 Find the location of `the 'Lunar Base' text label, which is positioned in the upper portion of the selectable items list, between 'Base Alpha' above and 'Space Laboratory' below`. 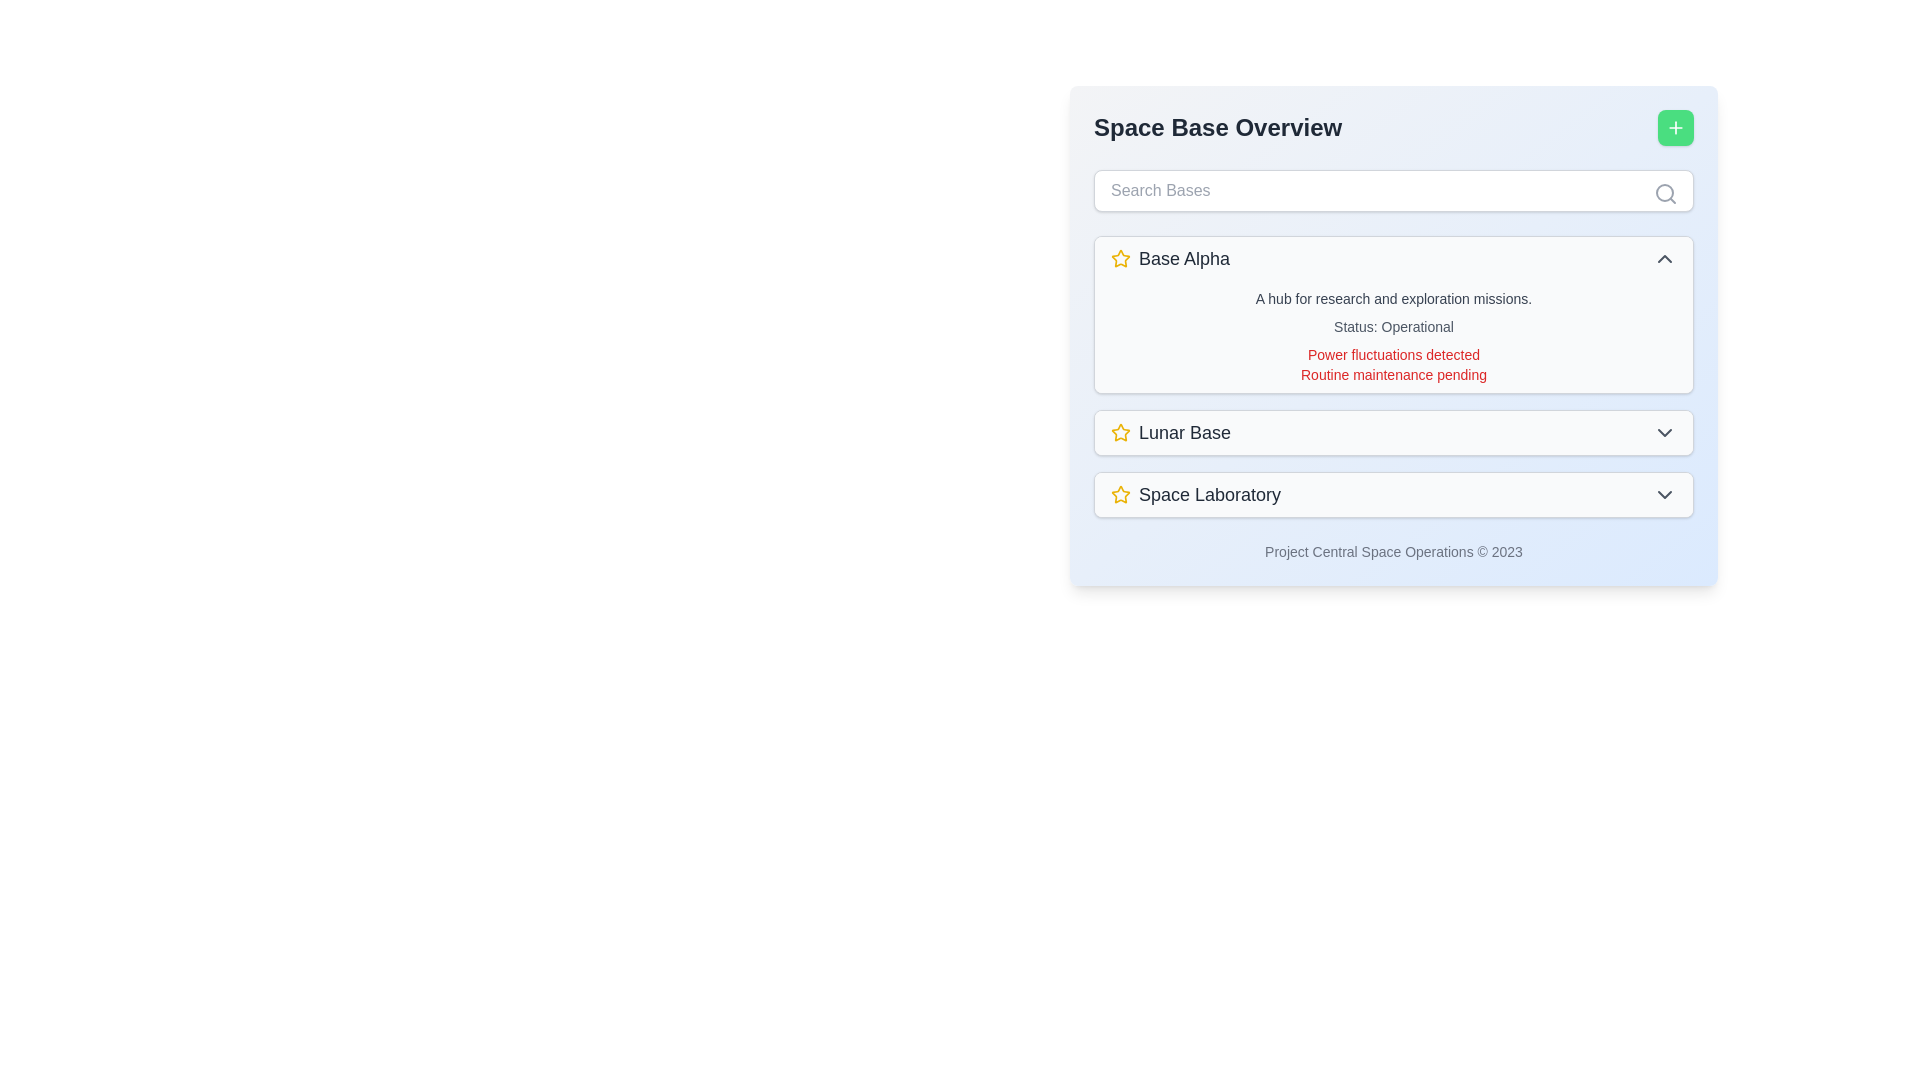

the 'Lunar Base' text label, which is positioned in the upper portion of the selectable items list, between 'Base Alpha' above and 'Space Laboratory' below is located at coordinates (1171, 431).